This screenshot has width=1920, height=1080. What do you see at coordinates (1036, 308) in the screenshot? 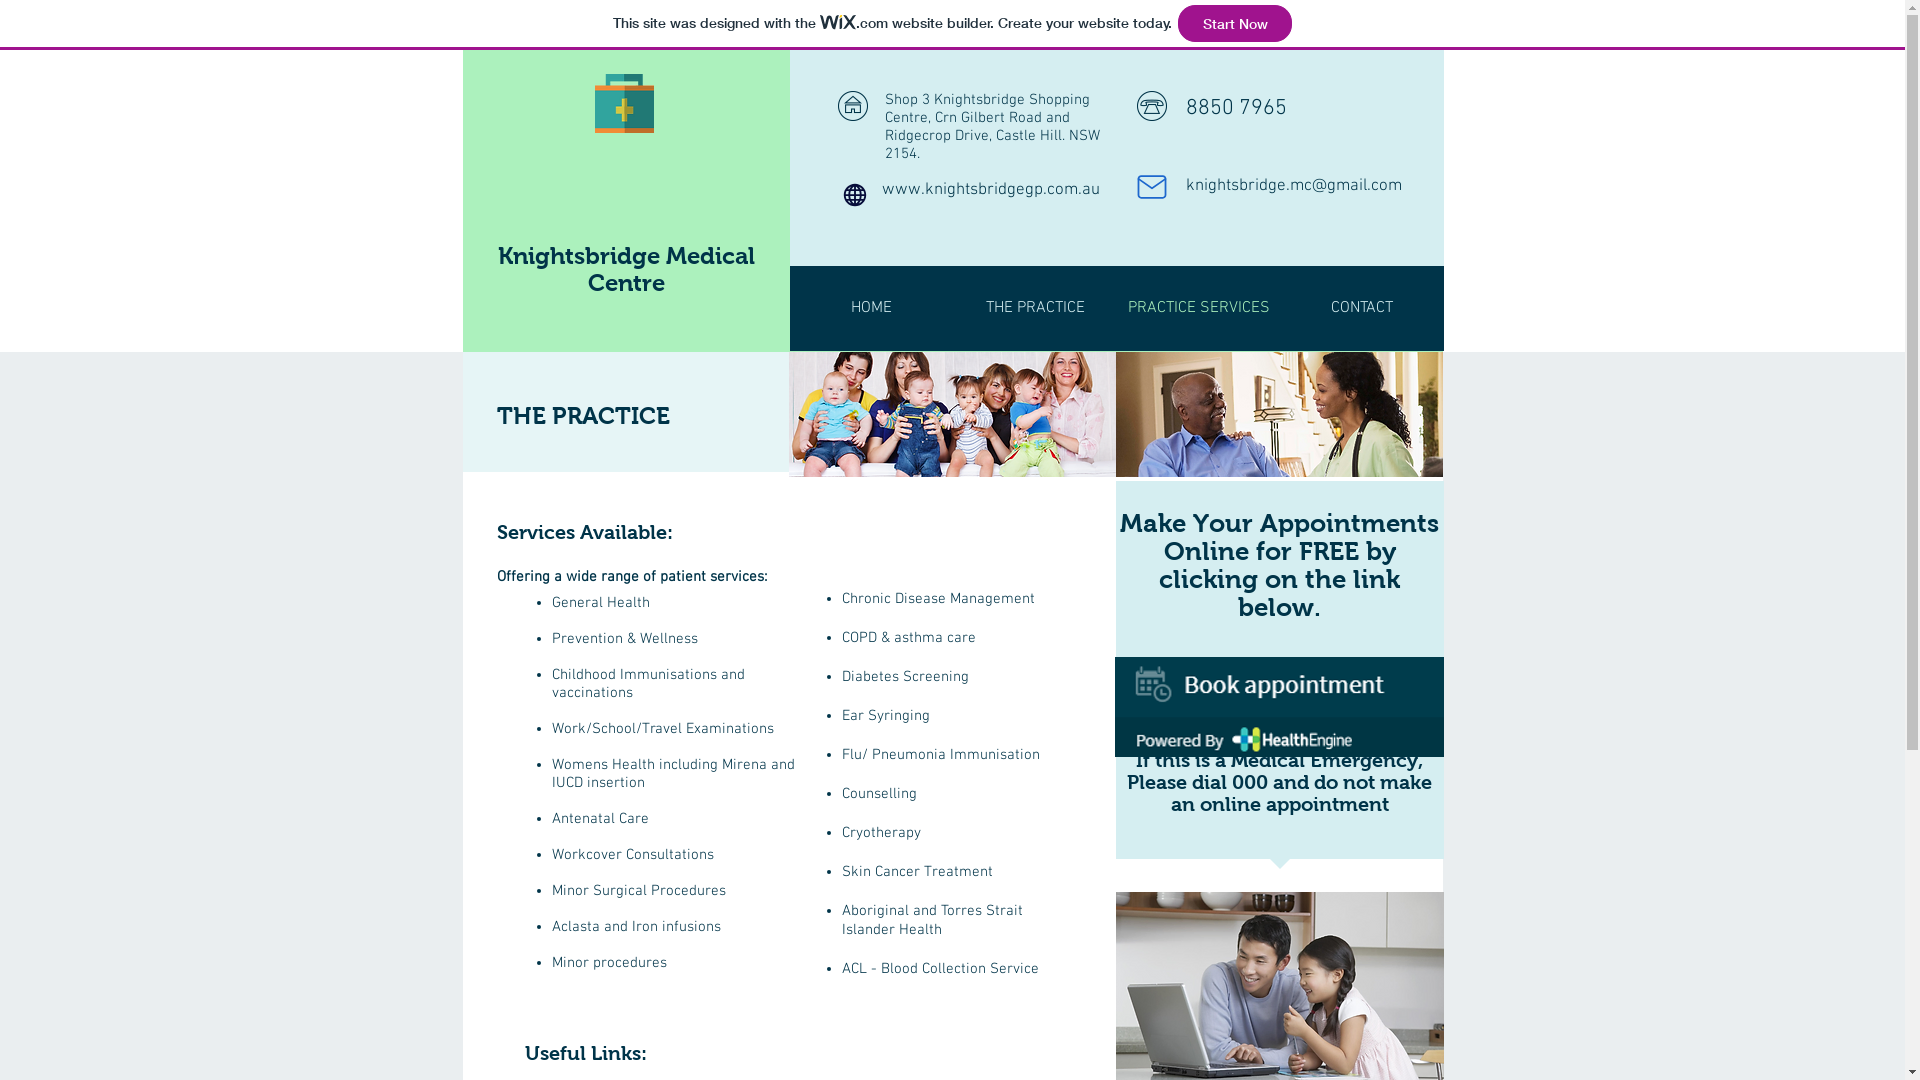
I see `'THE PRACTICE'` at bounding box center [1036, 308].